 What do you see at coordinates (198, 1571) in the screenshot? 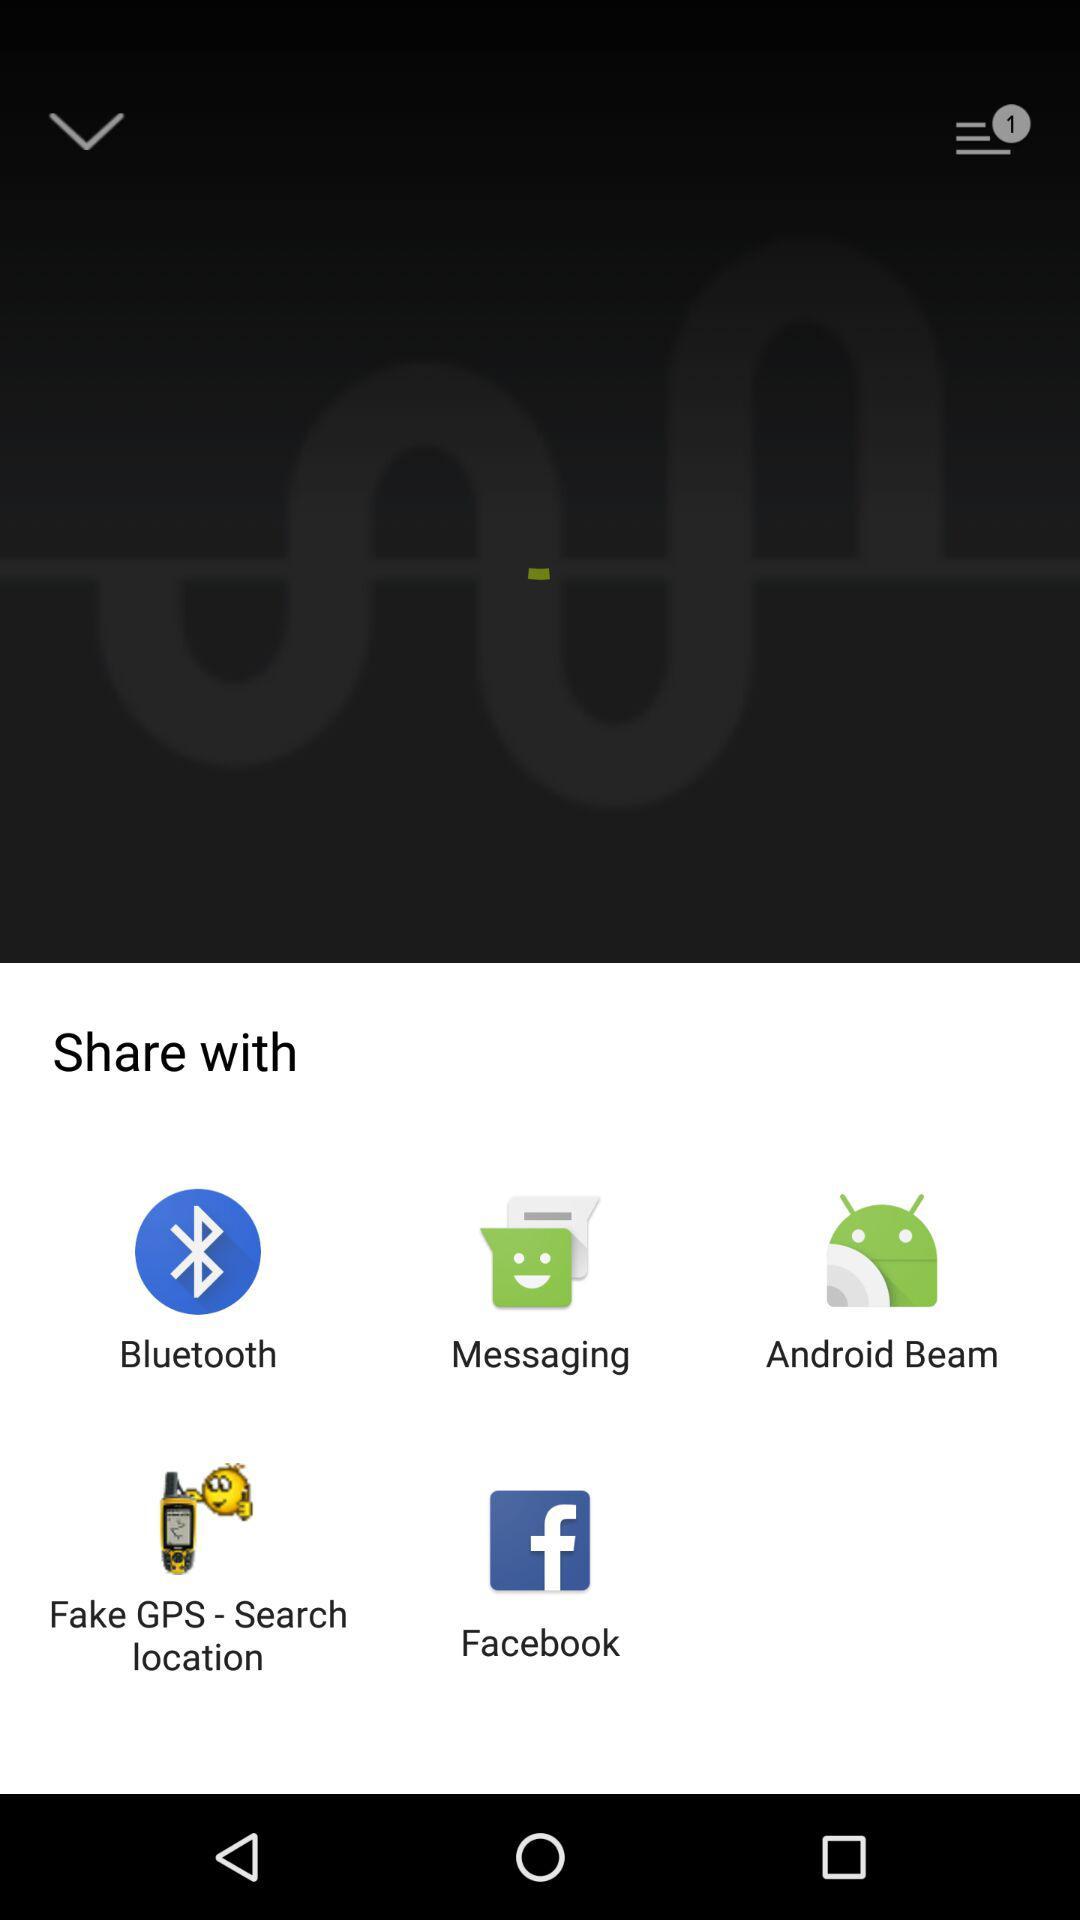
I see `fake gps search item` at bounding box center [198, 1571].